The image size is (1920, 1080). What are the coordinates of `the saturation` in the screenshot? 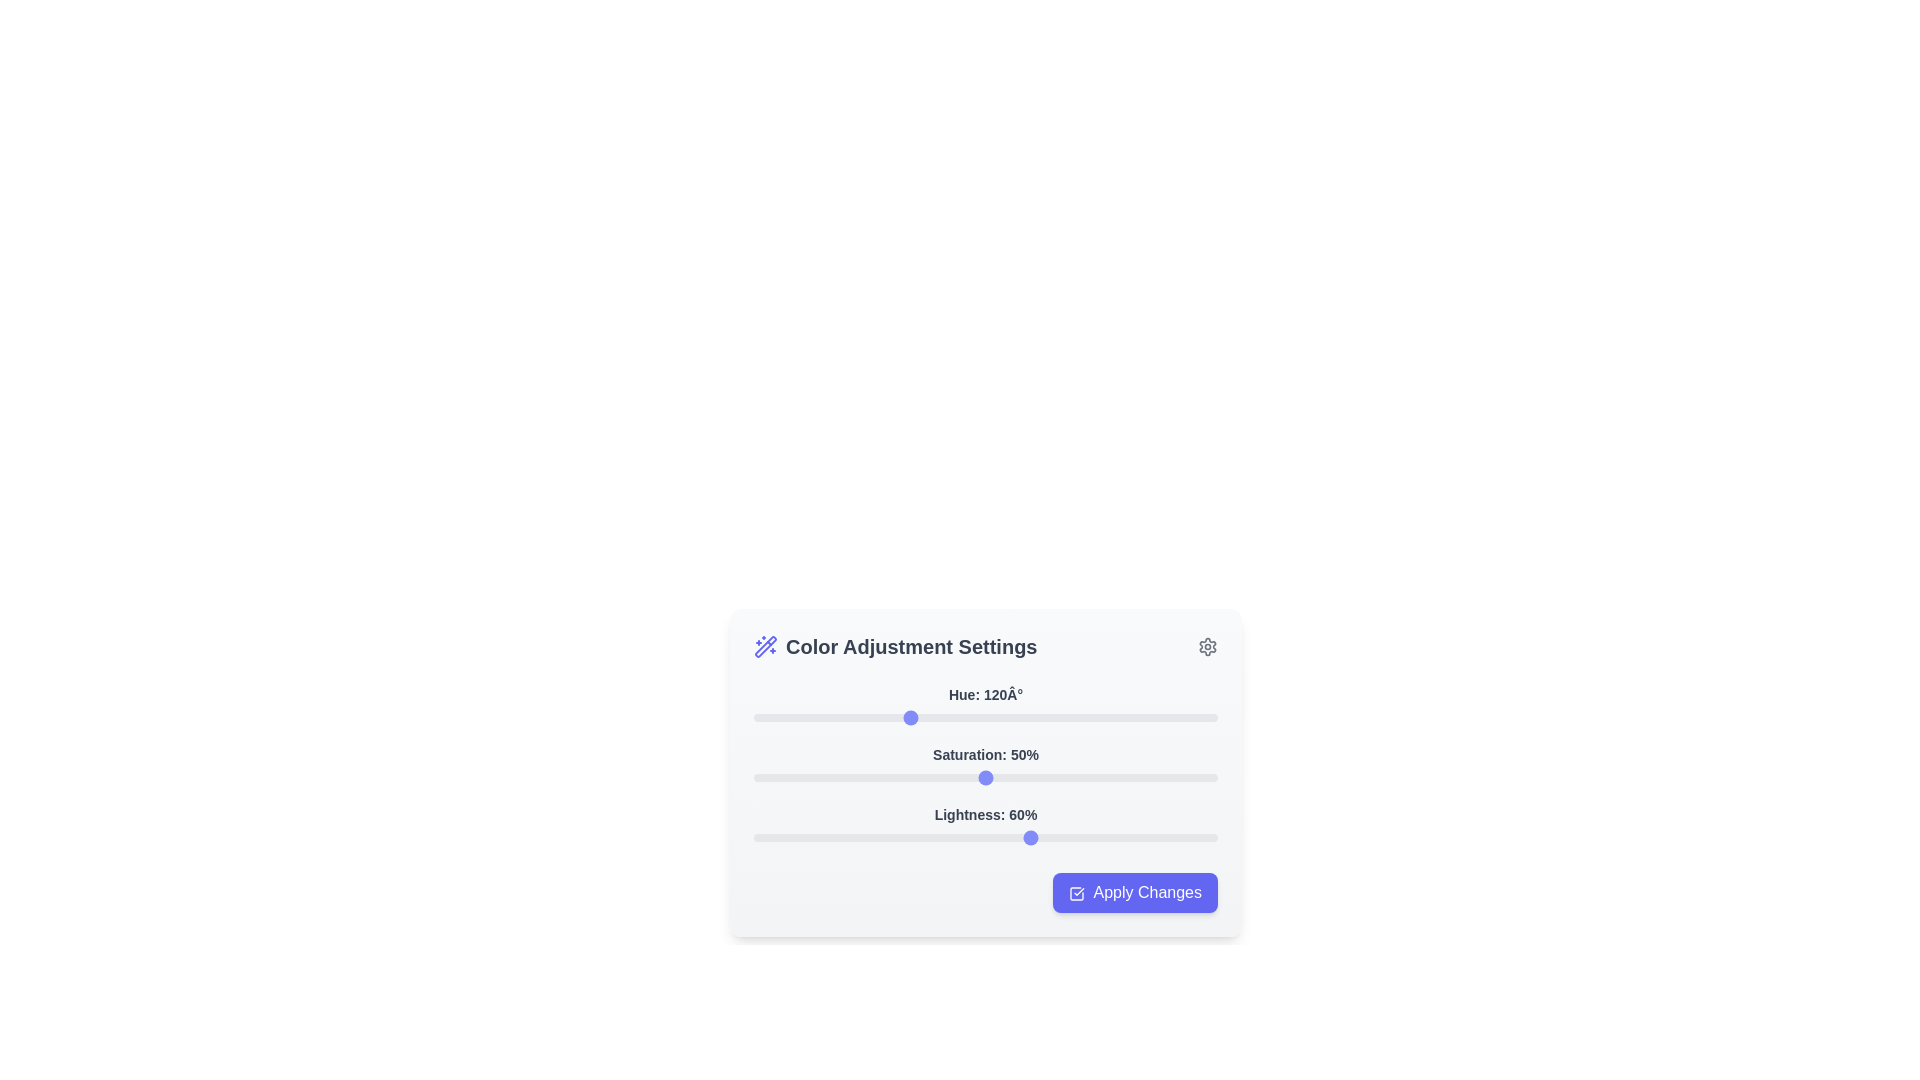 It's located at (1199, 777).